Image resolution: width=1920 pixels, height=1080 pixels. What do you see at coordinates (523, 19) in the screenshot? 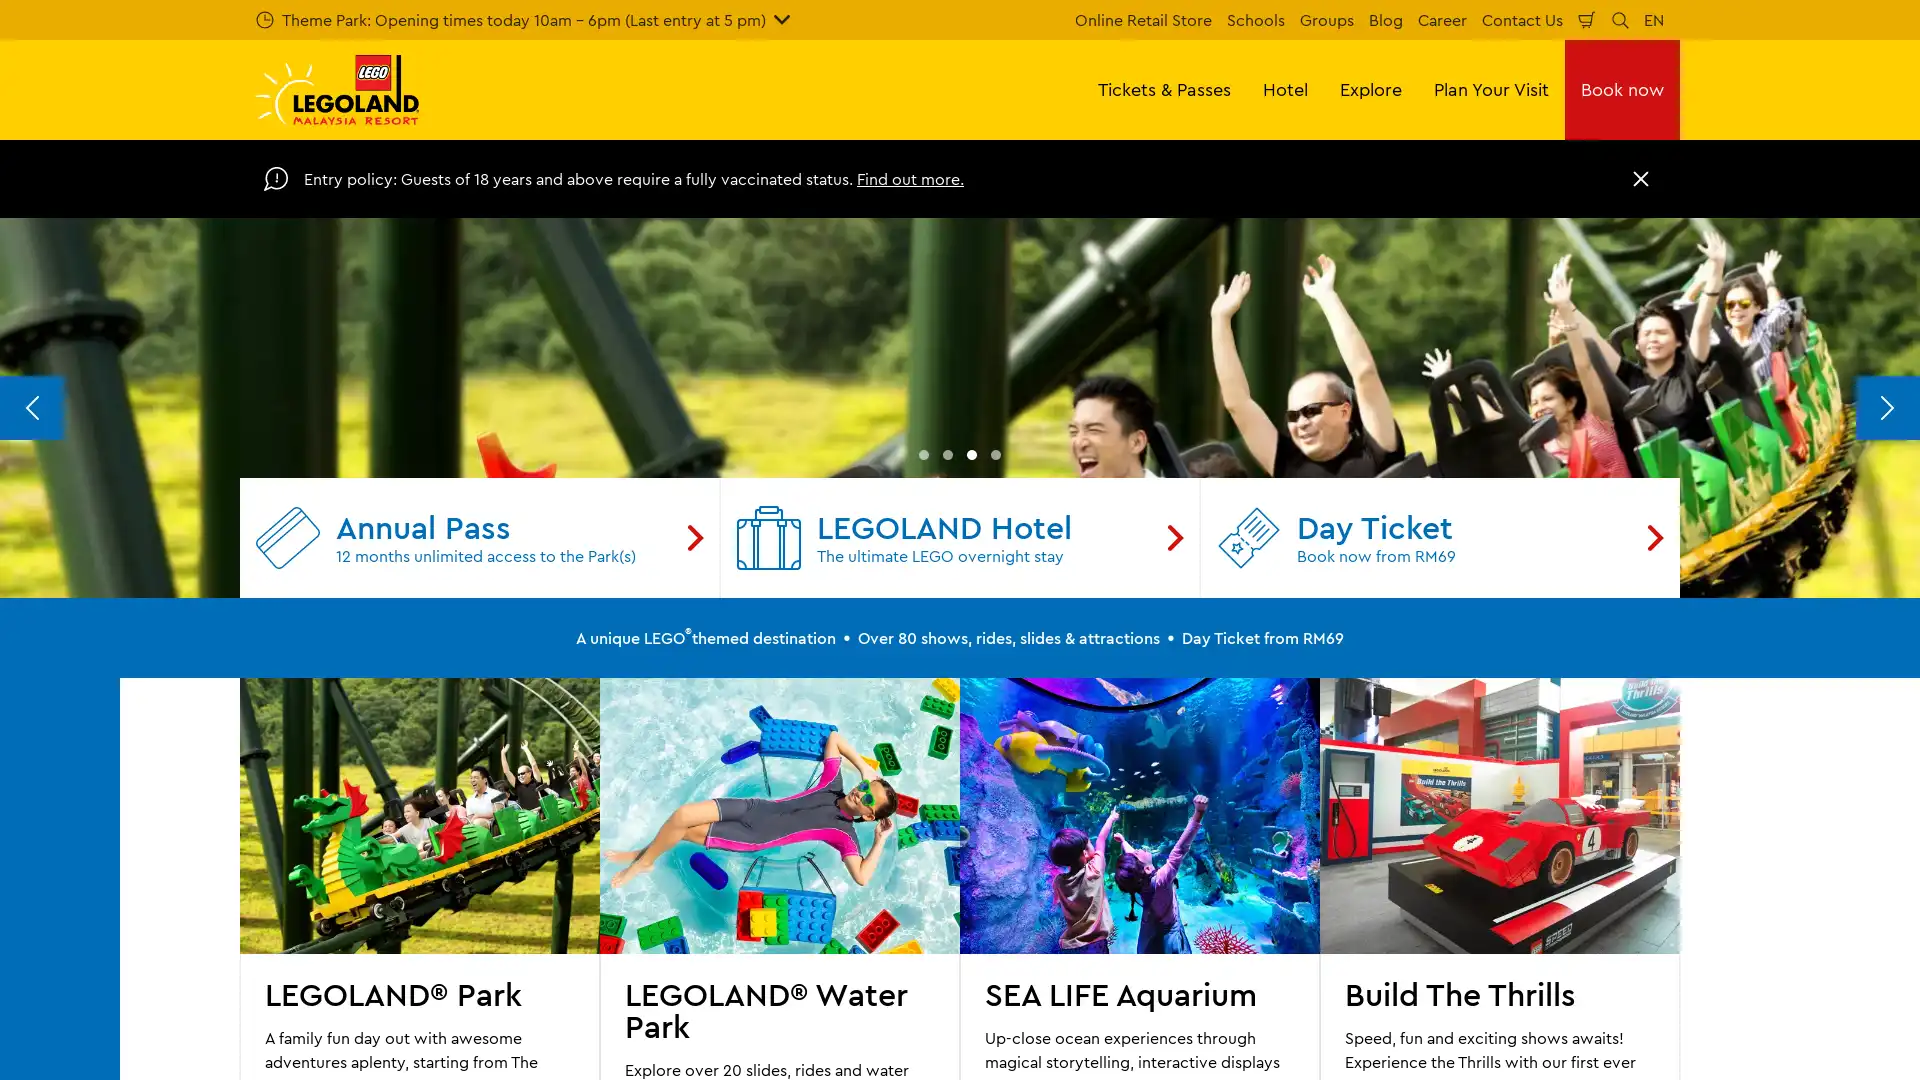
I see `Theme Park: Opening times today 10am - 6pm (Last entry at 5 pm)` at bounding box center [523, 19].